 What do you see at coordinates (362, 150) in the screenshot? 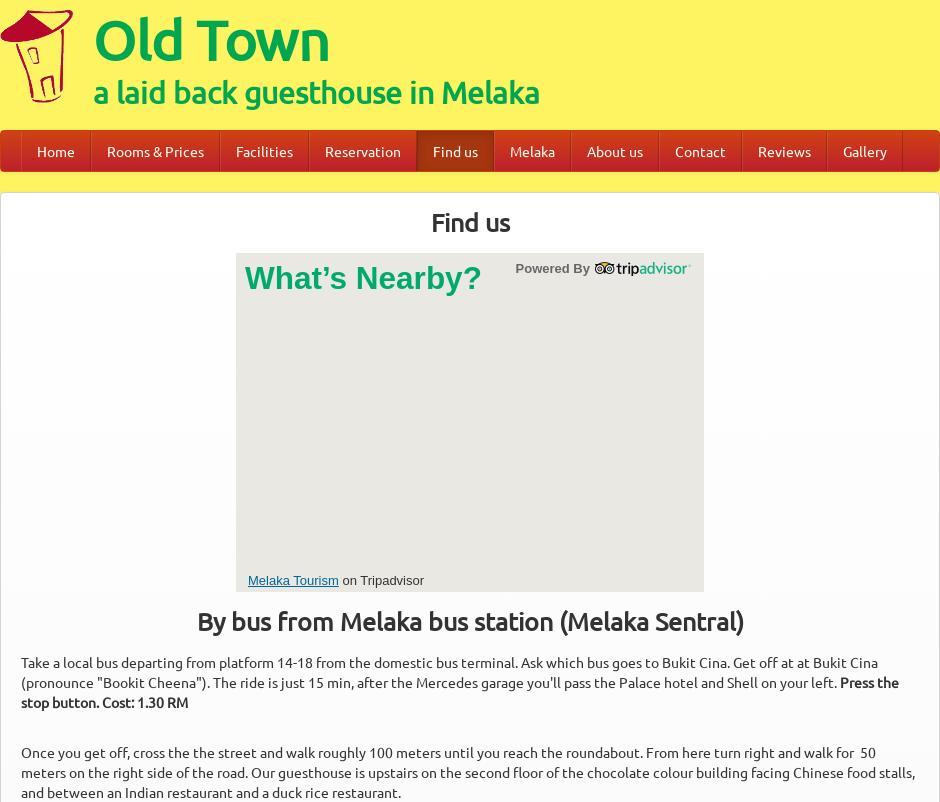
I see `'Reservation'` at bounding box center [362, 150].